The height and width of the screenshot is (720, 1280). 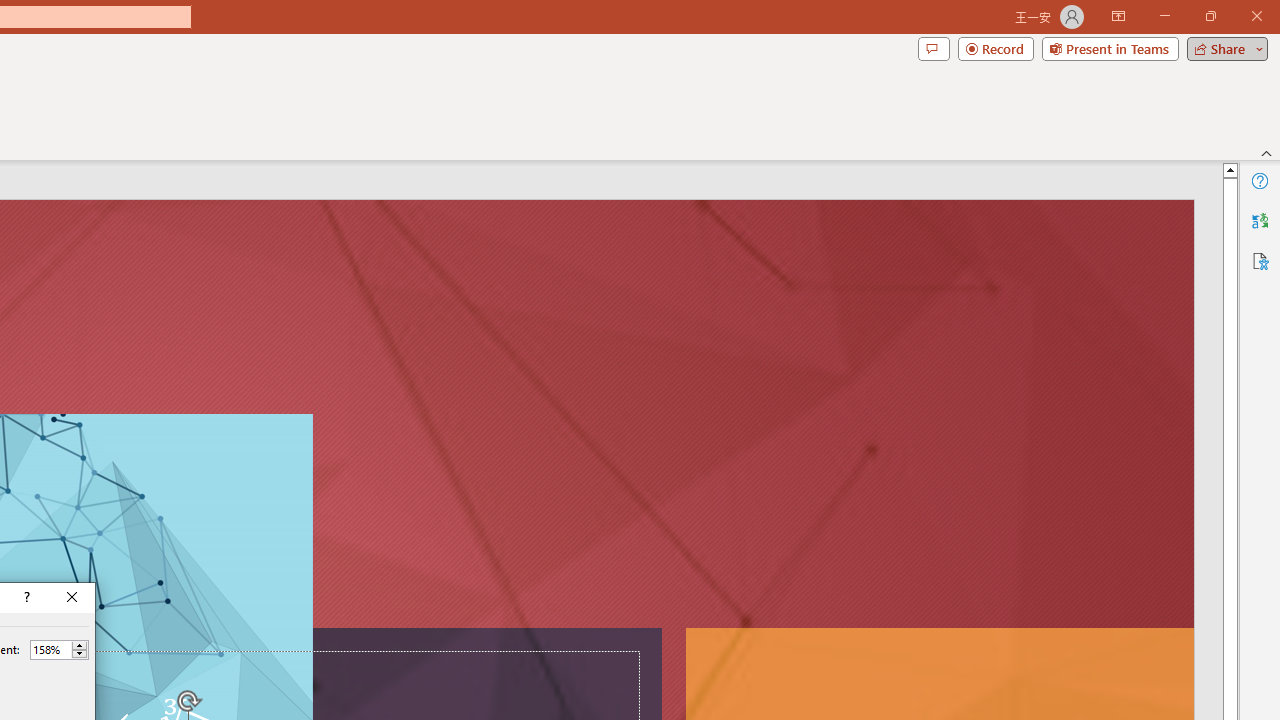 I want to click on 'Percent', so click(x=50, y=649).